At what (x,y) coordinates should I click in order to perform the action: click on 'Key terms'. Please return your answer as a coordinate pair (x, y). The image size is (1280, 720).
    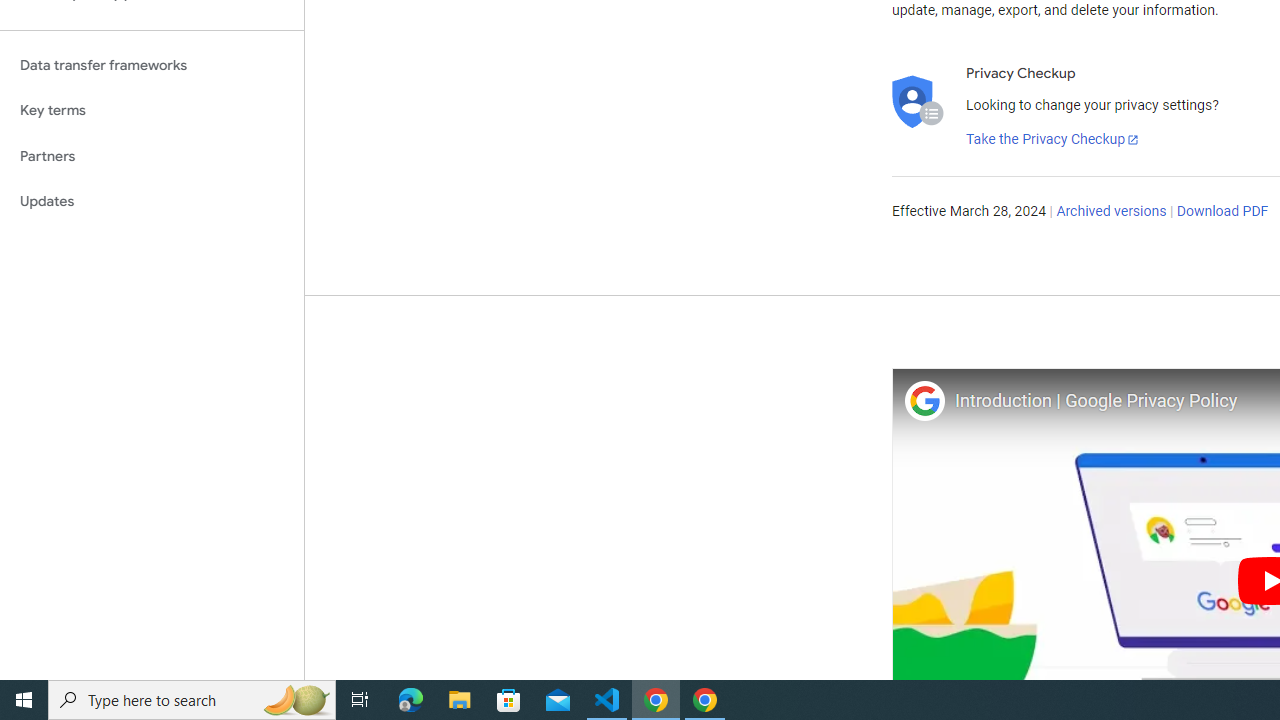
    Looking at the image, I should click on (151, 110).